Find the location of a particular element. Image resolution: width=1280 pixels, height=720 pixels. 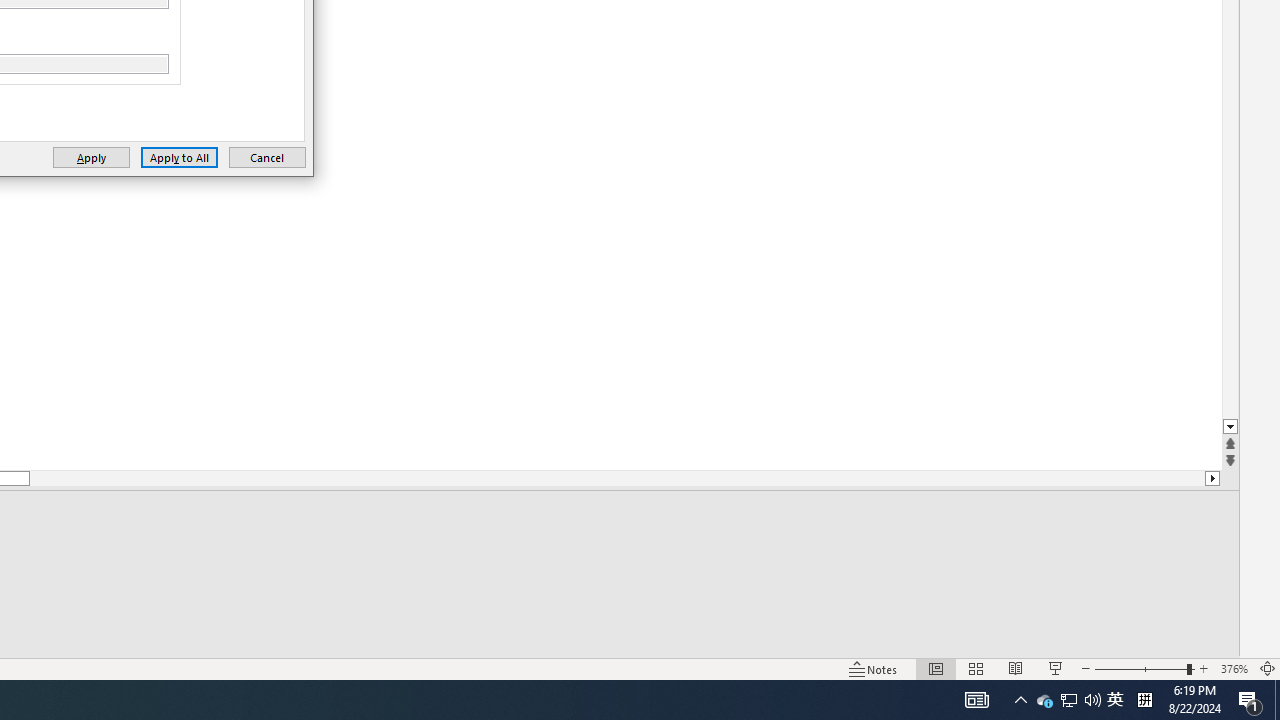

'Apply to All' is located at coordinates (179, 156).